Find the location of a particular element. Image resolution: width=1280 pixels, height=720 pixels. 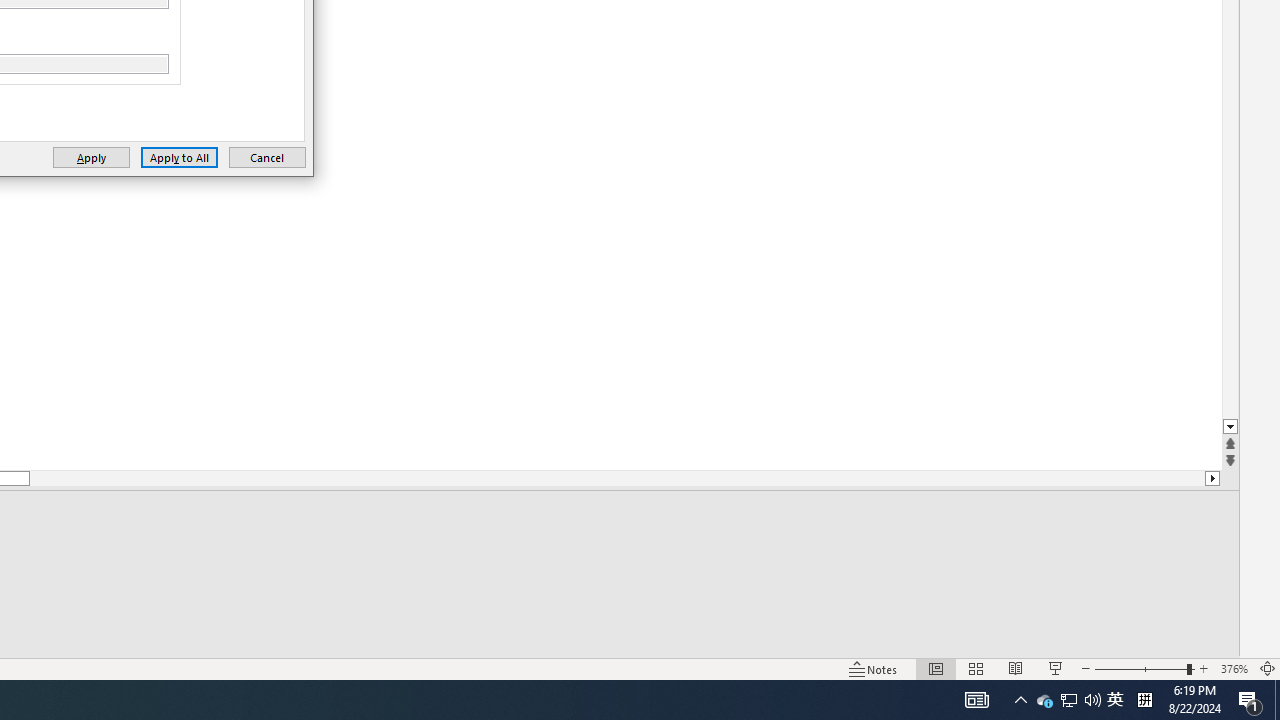

'Apply to All' is located at coordinates (179, 156).